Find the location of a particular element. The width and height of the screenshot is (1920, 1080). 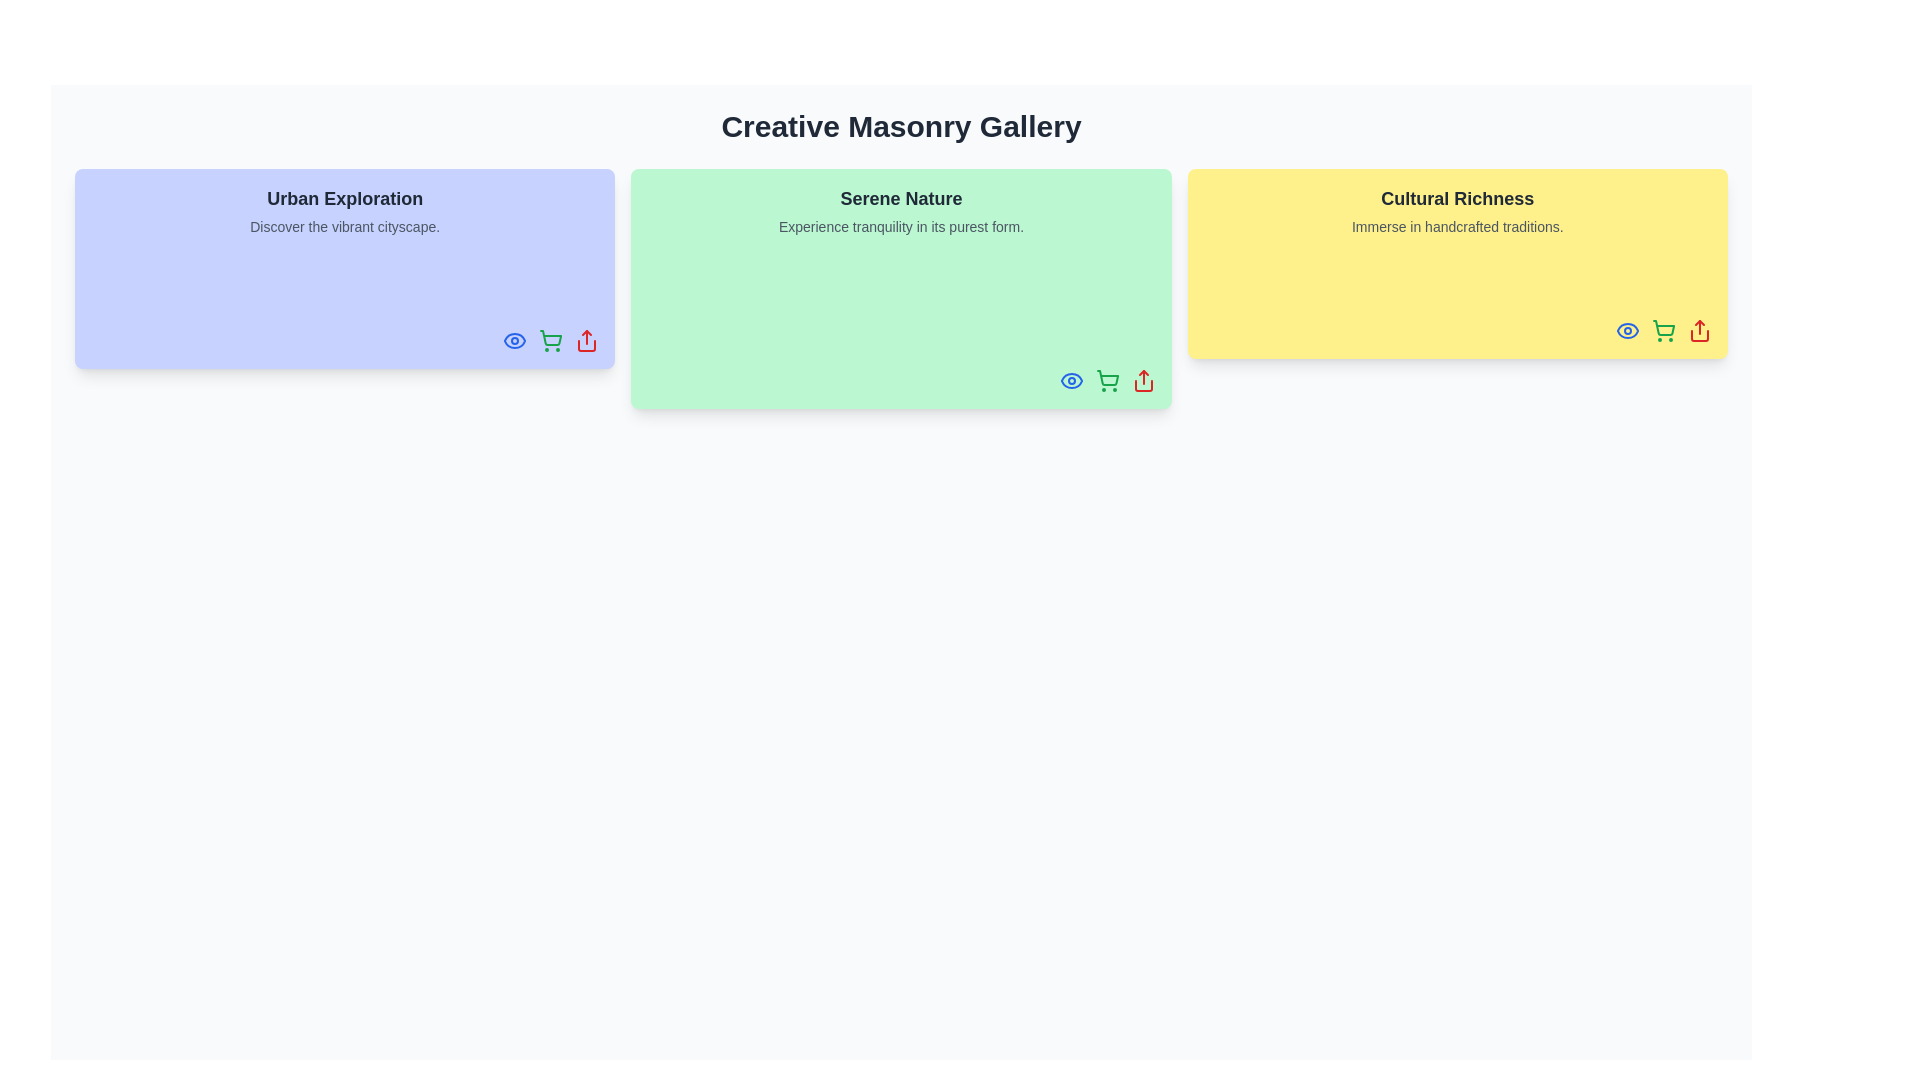

the Header text that serves as the title or heading for the page, located at the top of the viewport above the content boxes is located at coordinates (900, 127).